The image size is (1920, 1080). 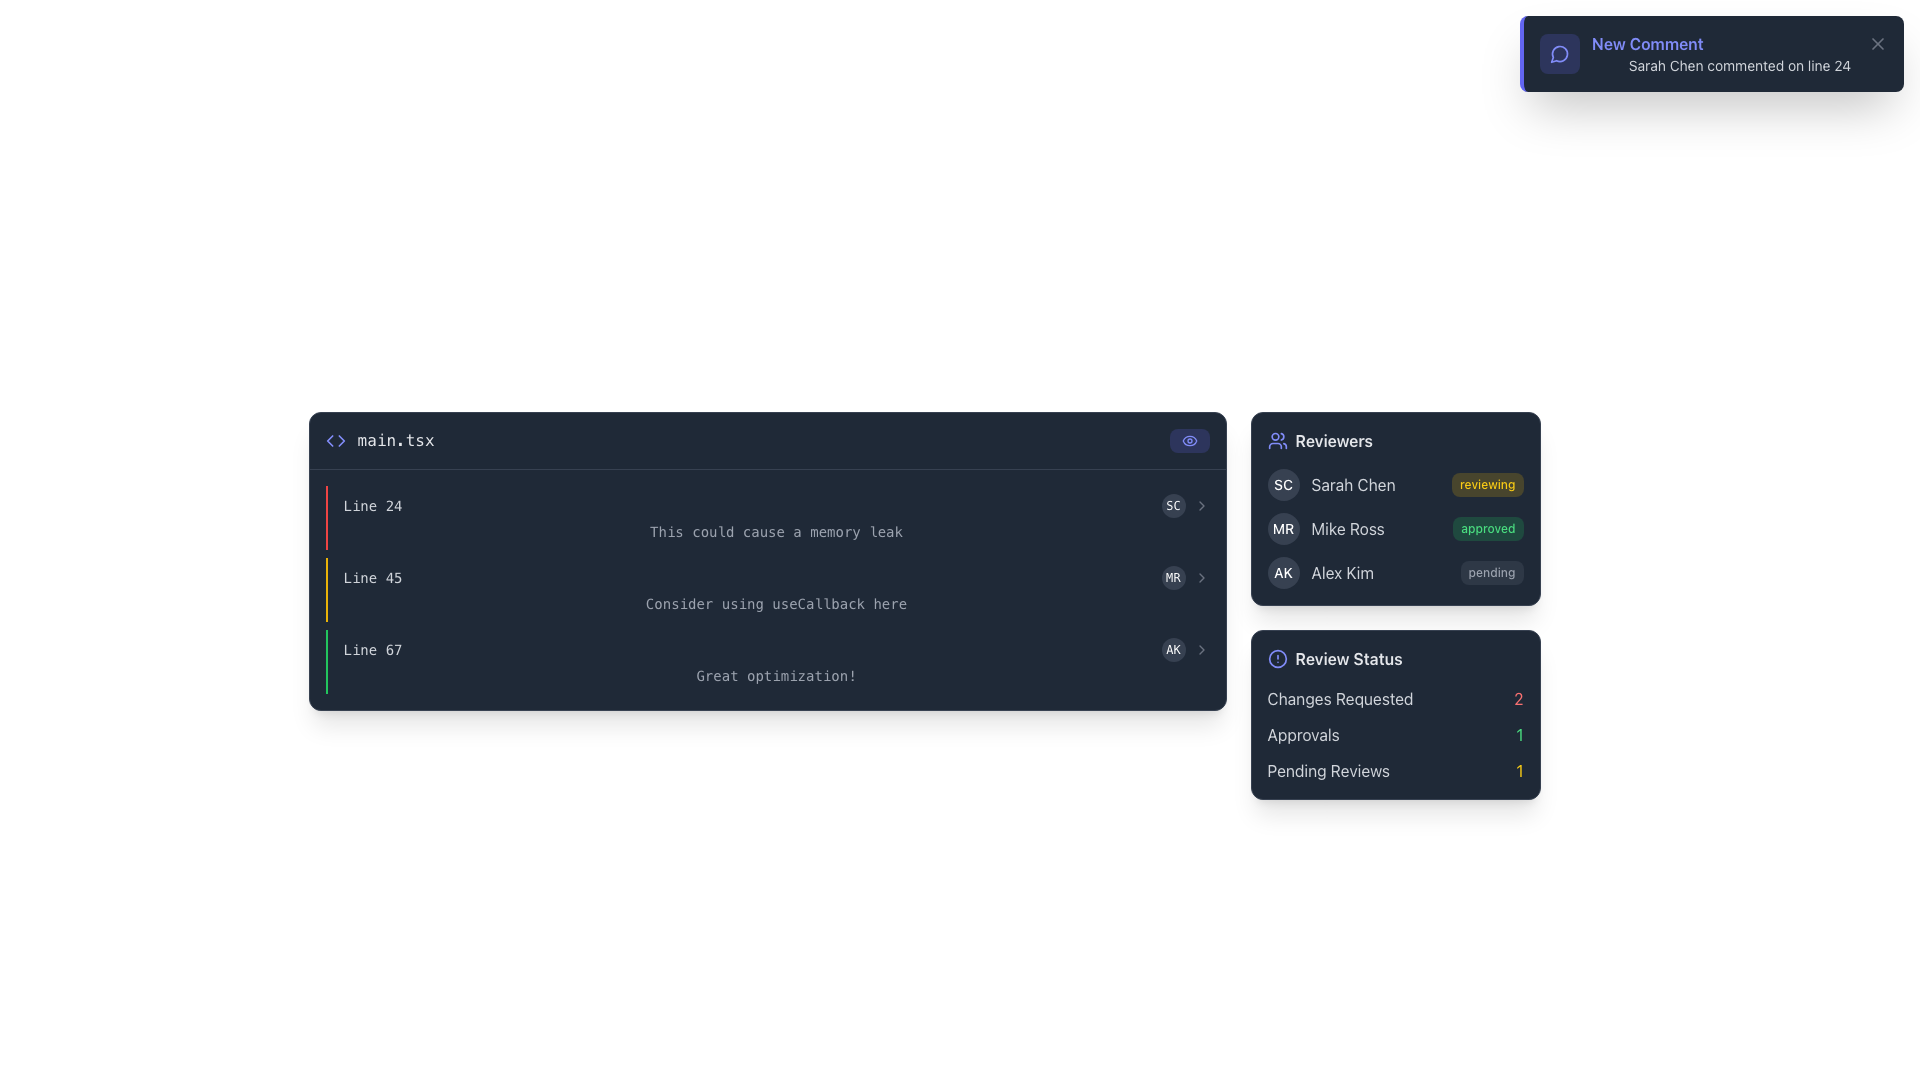 What do you see at coordinates (1394, 527) in the screenshot?
I see `the green 'approved' status badge of the list item for 'Mike Ross'` at bounding box center [1394, 527].